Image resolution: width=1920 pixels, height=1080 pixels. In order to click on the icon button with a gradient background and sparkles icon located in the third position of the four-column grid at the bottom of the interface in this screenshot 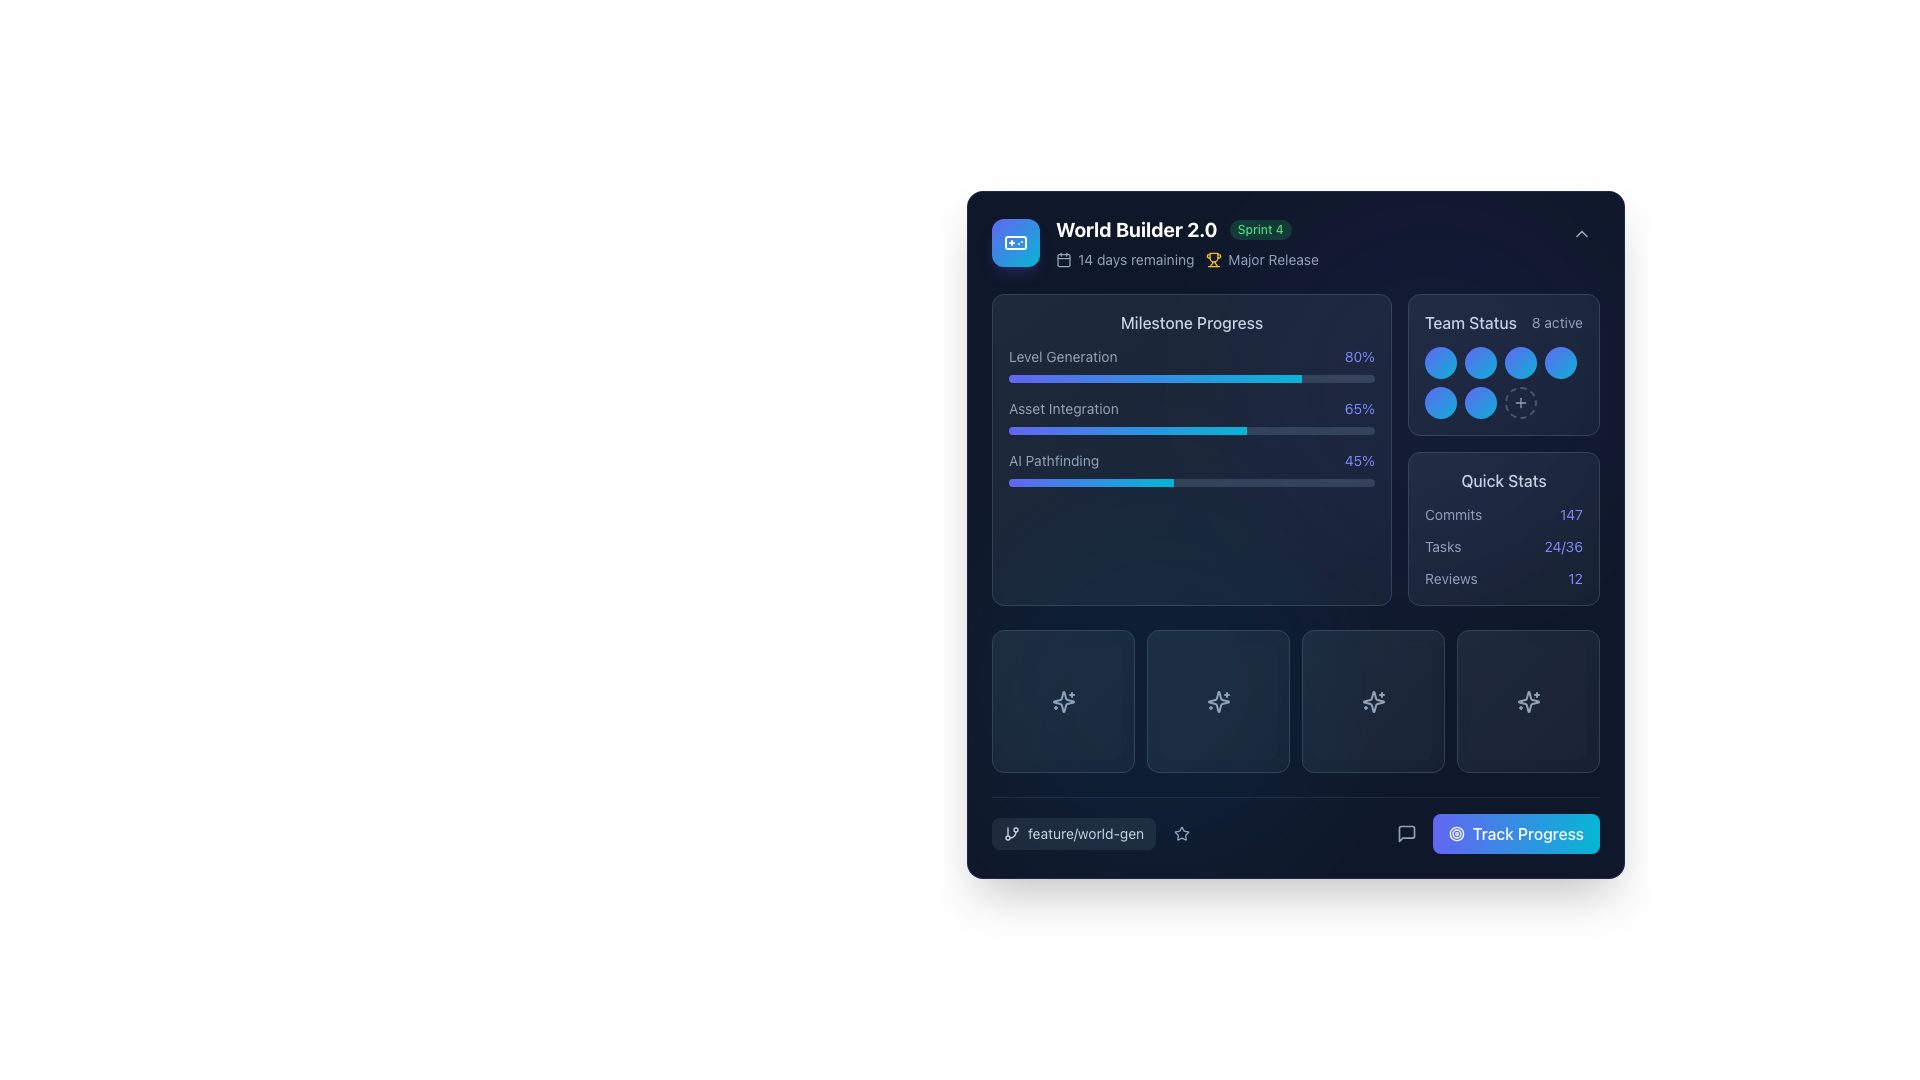, I will do `click(1372, 700)`.